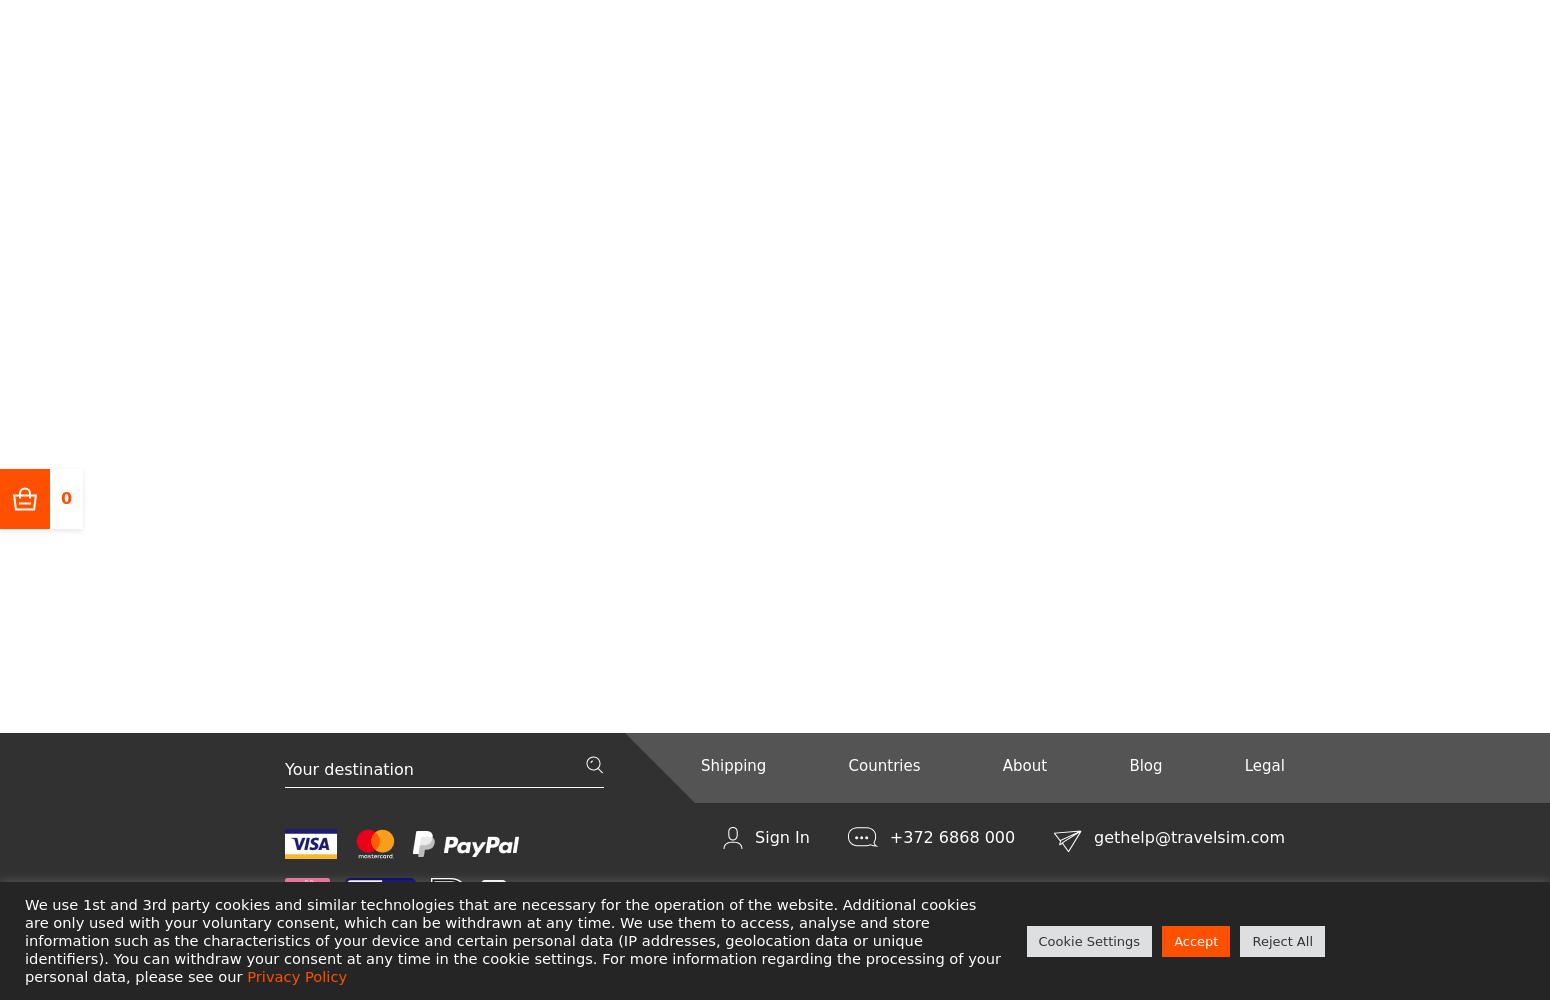 The width and height of the screenshot is (1550, 1000). I want to click on 'English', so click(1256, 963).